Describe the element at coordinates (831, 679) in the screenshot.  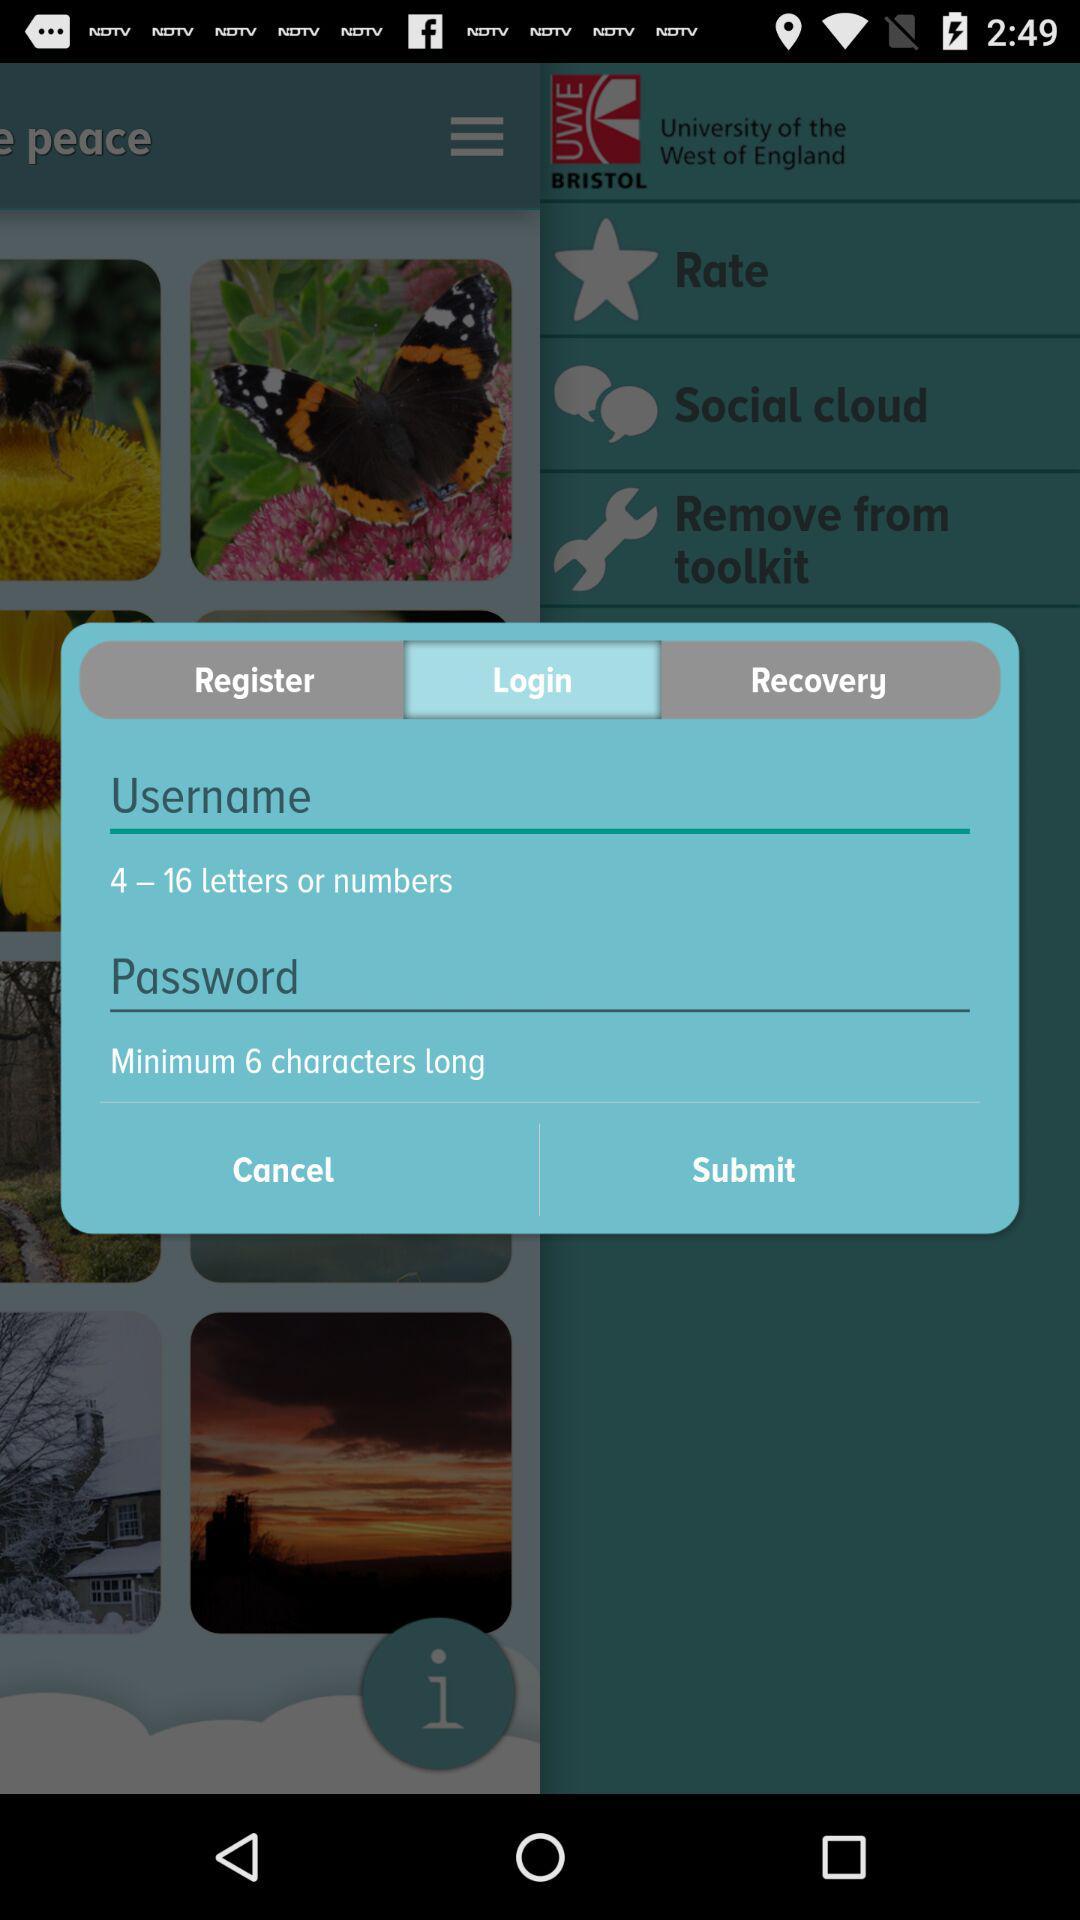
I see `the item to the right of the login item` at that location.